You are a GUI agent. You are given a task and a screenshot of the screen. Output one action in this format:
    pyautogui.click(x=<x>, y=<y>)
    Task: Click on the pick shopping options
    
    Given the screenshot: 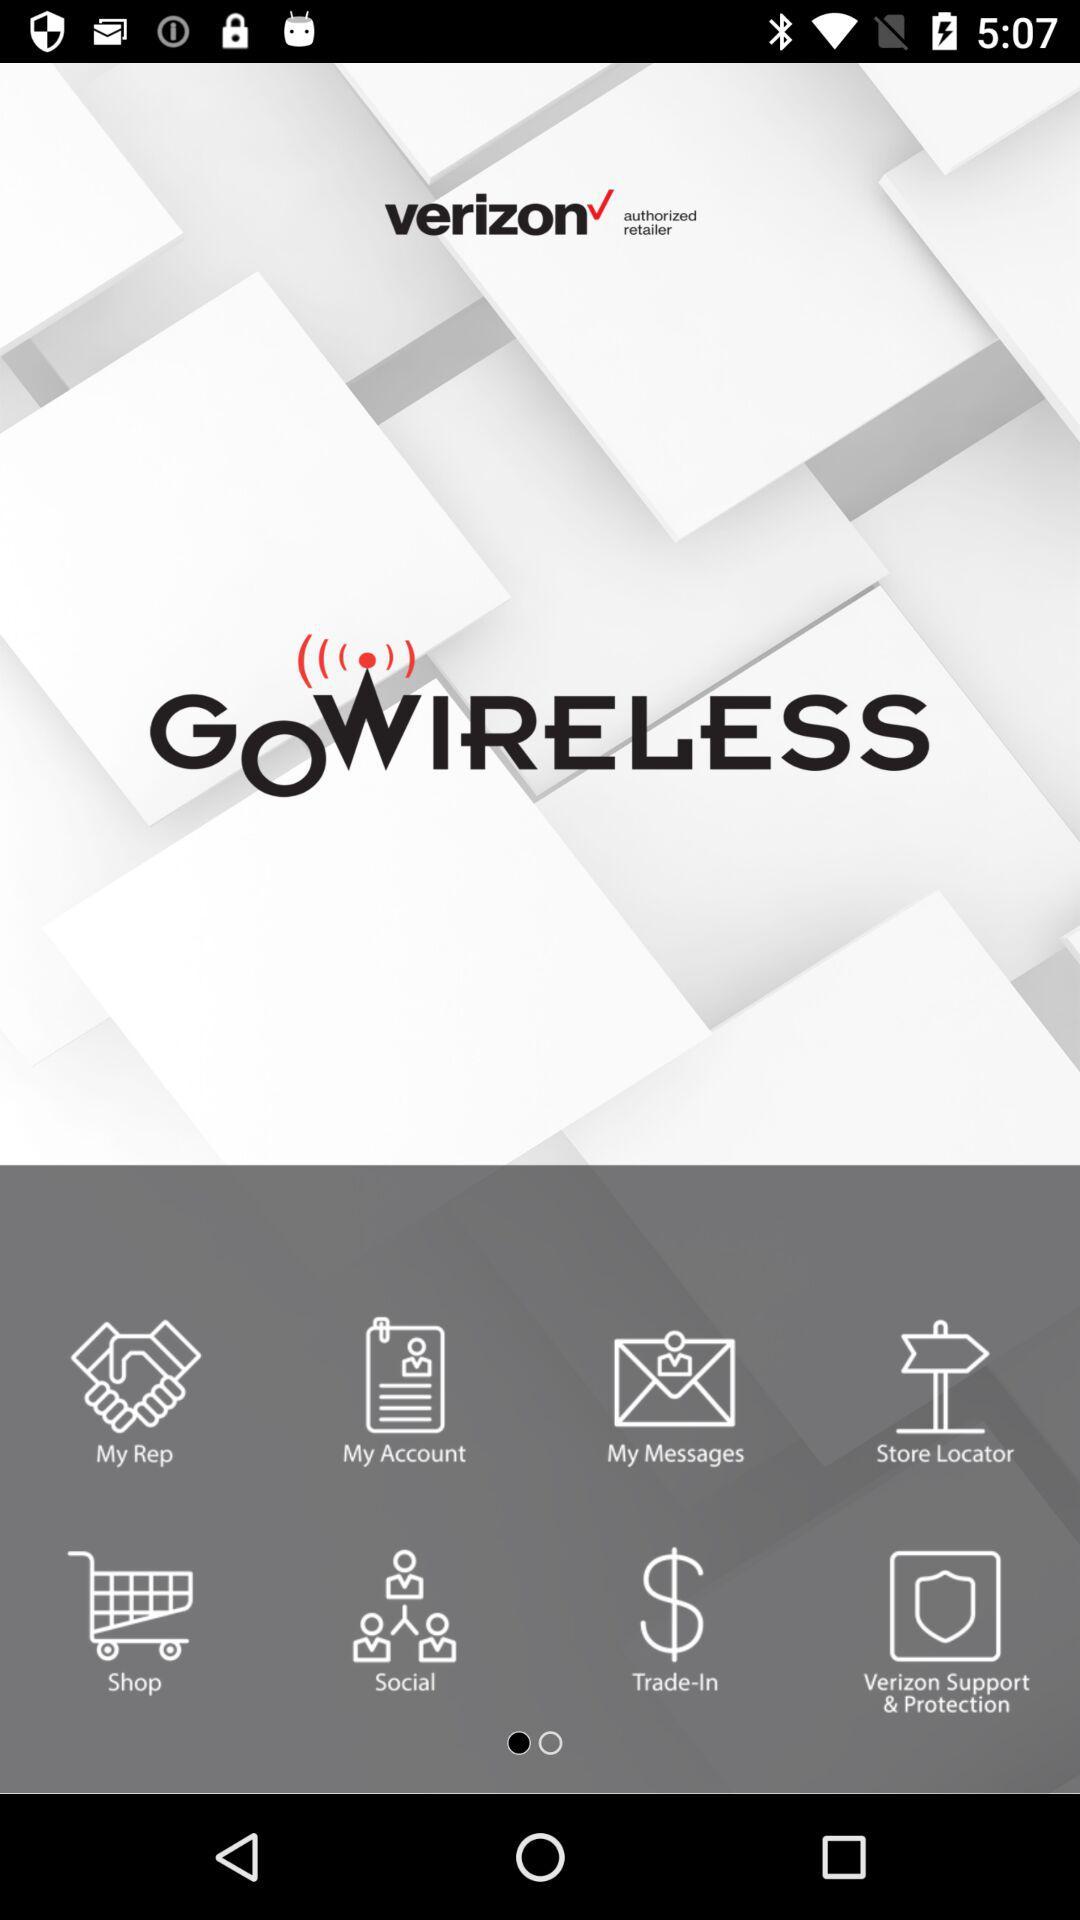 What is the action you would take?
    pyautogui.click(x=135, y=1620)
    